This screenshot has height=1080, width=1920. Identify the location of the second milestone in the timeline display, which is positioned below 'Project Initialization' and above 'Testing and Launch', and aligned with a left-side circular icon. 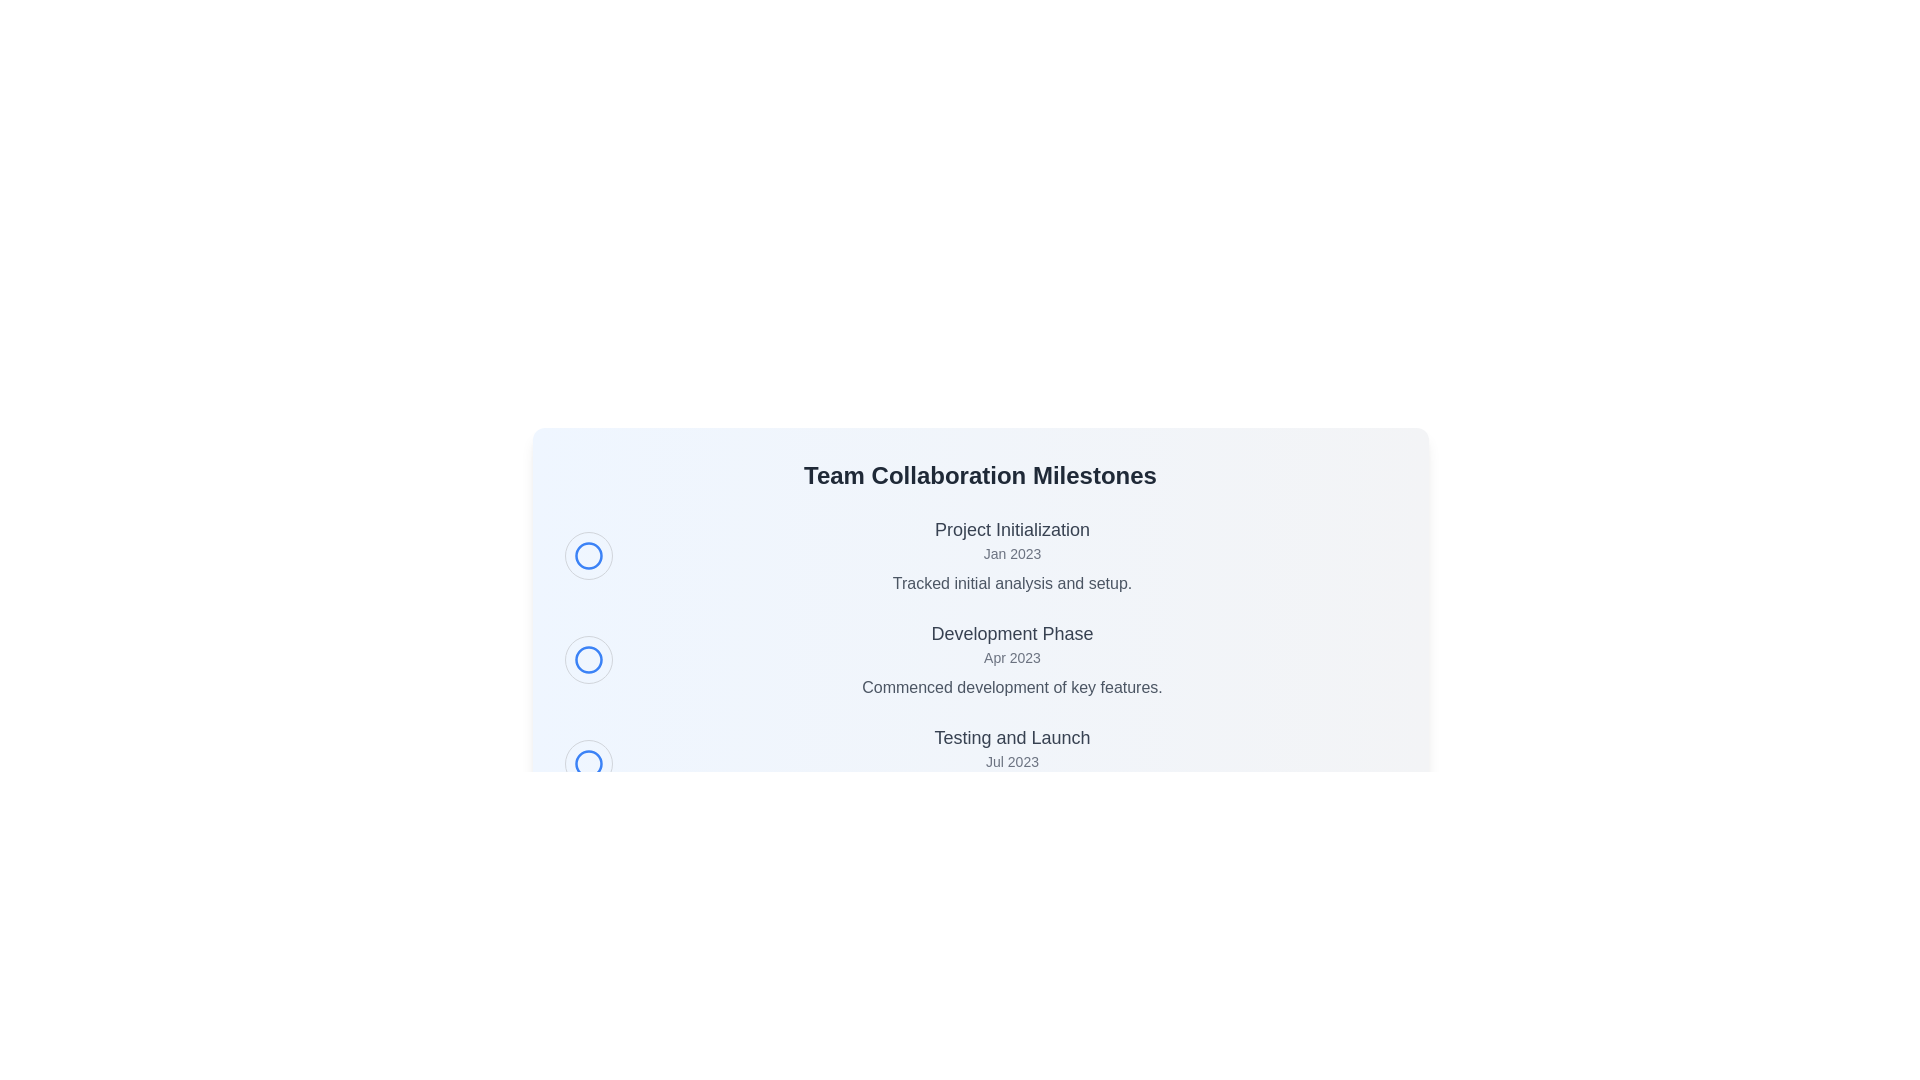
(980, 659).